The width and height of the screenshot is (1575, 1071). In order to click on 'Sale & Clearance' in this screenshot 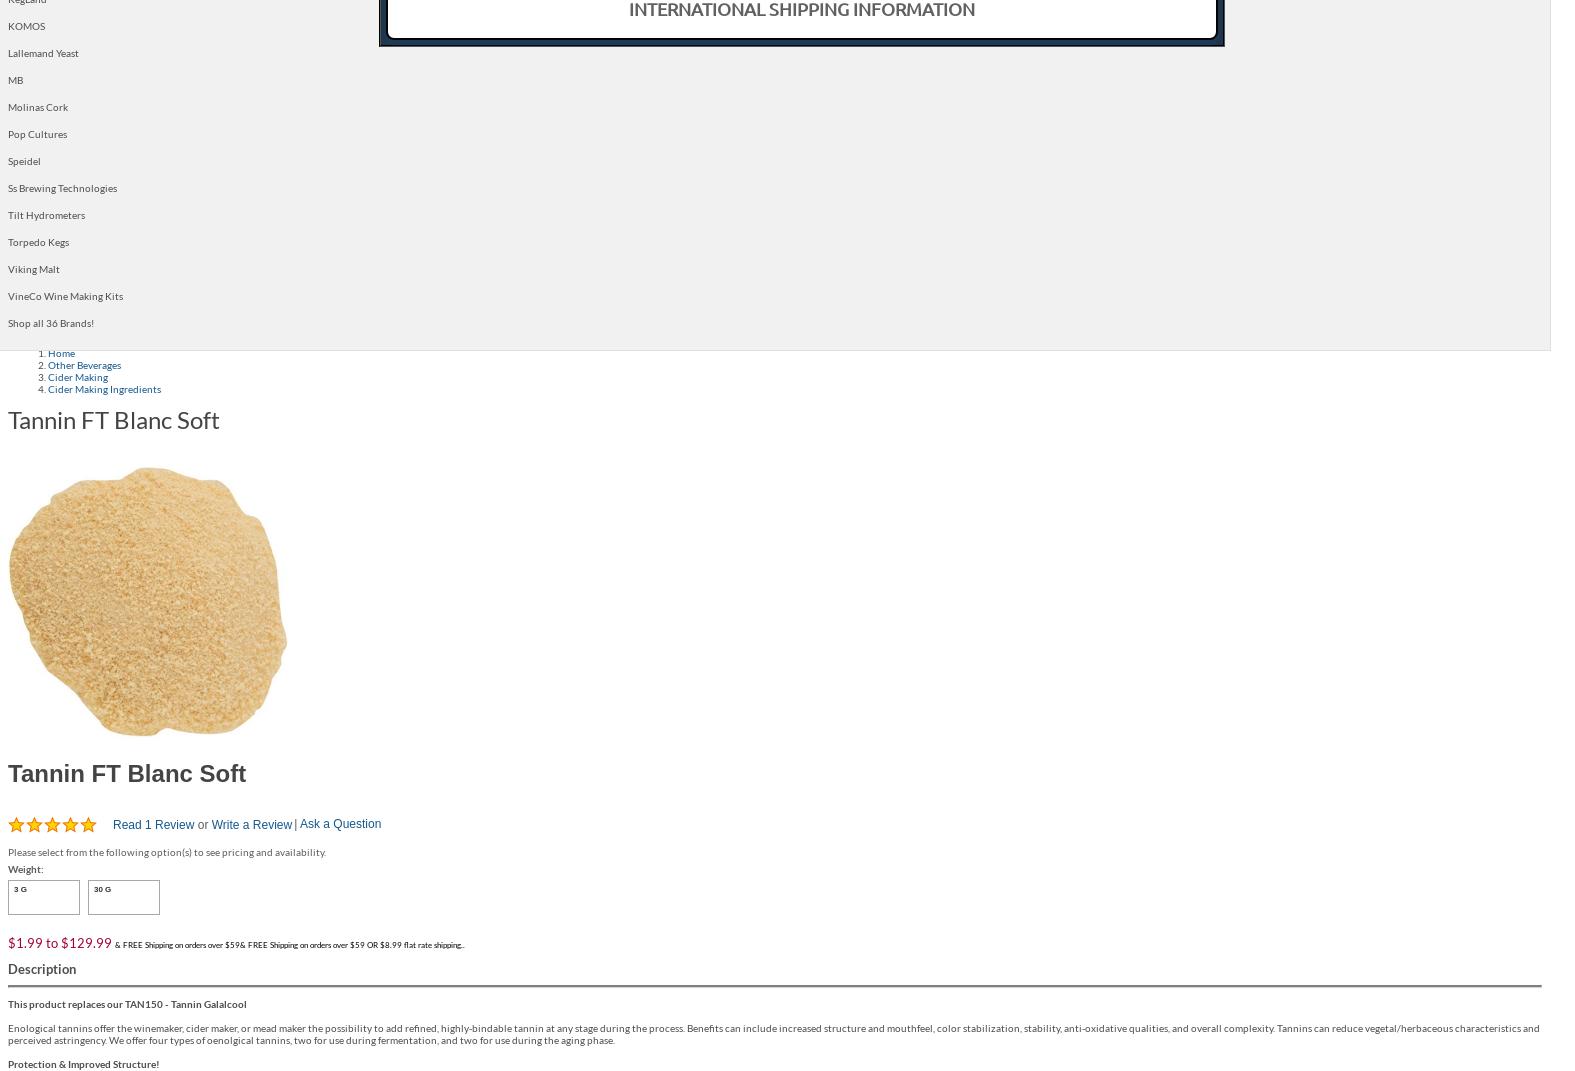, I will do `click(265, 184)`.